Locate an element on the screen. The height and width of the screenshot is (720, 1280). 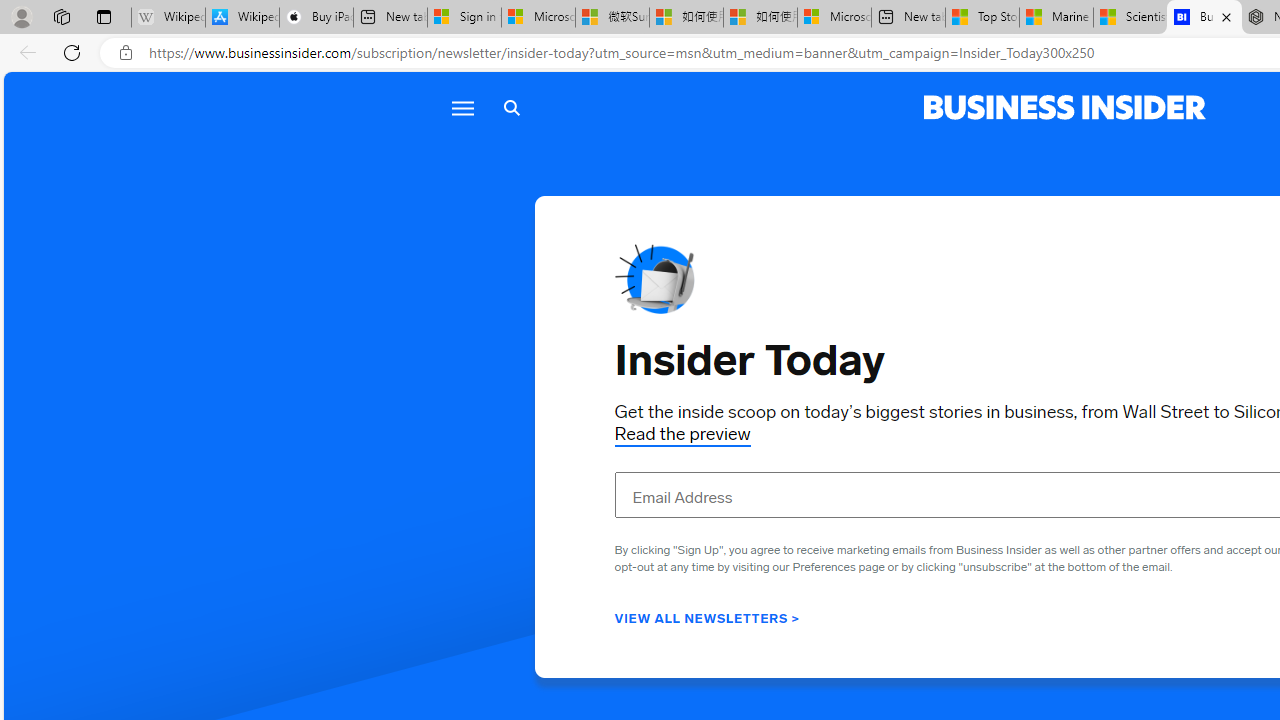
'Menu' is located at coordinates (461, 108).